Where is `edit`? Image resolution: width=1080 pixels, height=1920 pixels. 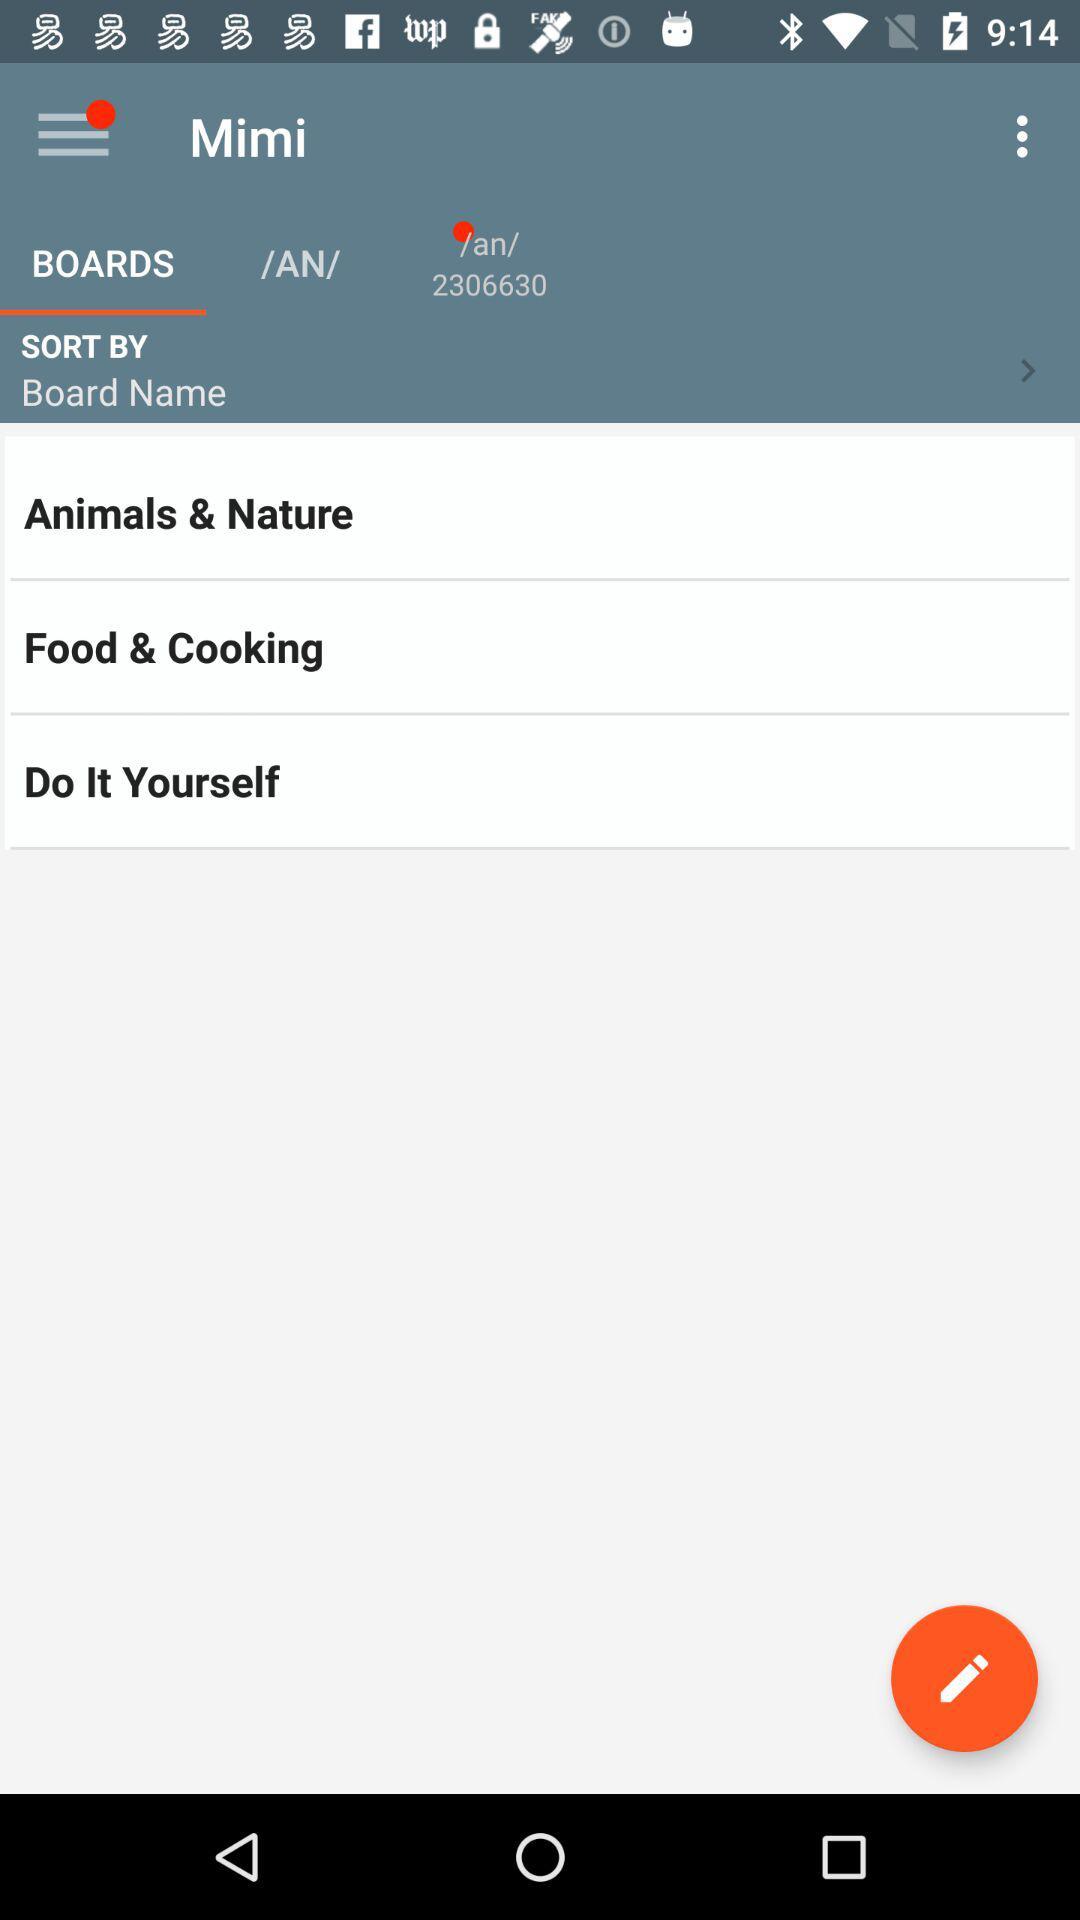 edit is located at coordinates (963, 1678).